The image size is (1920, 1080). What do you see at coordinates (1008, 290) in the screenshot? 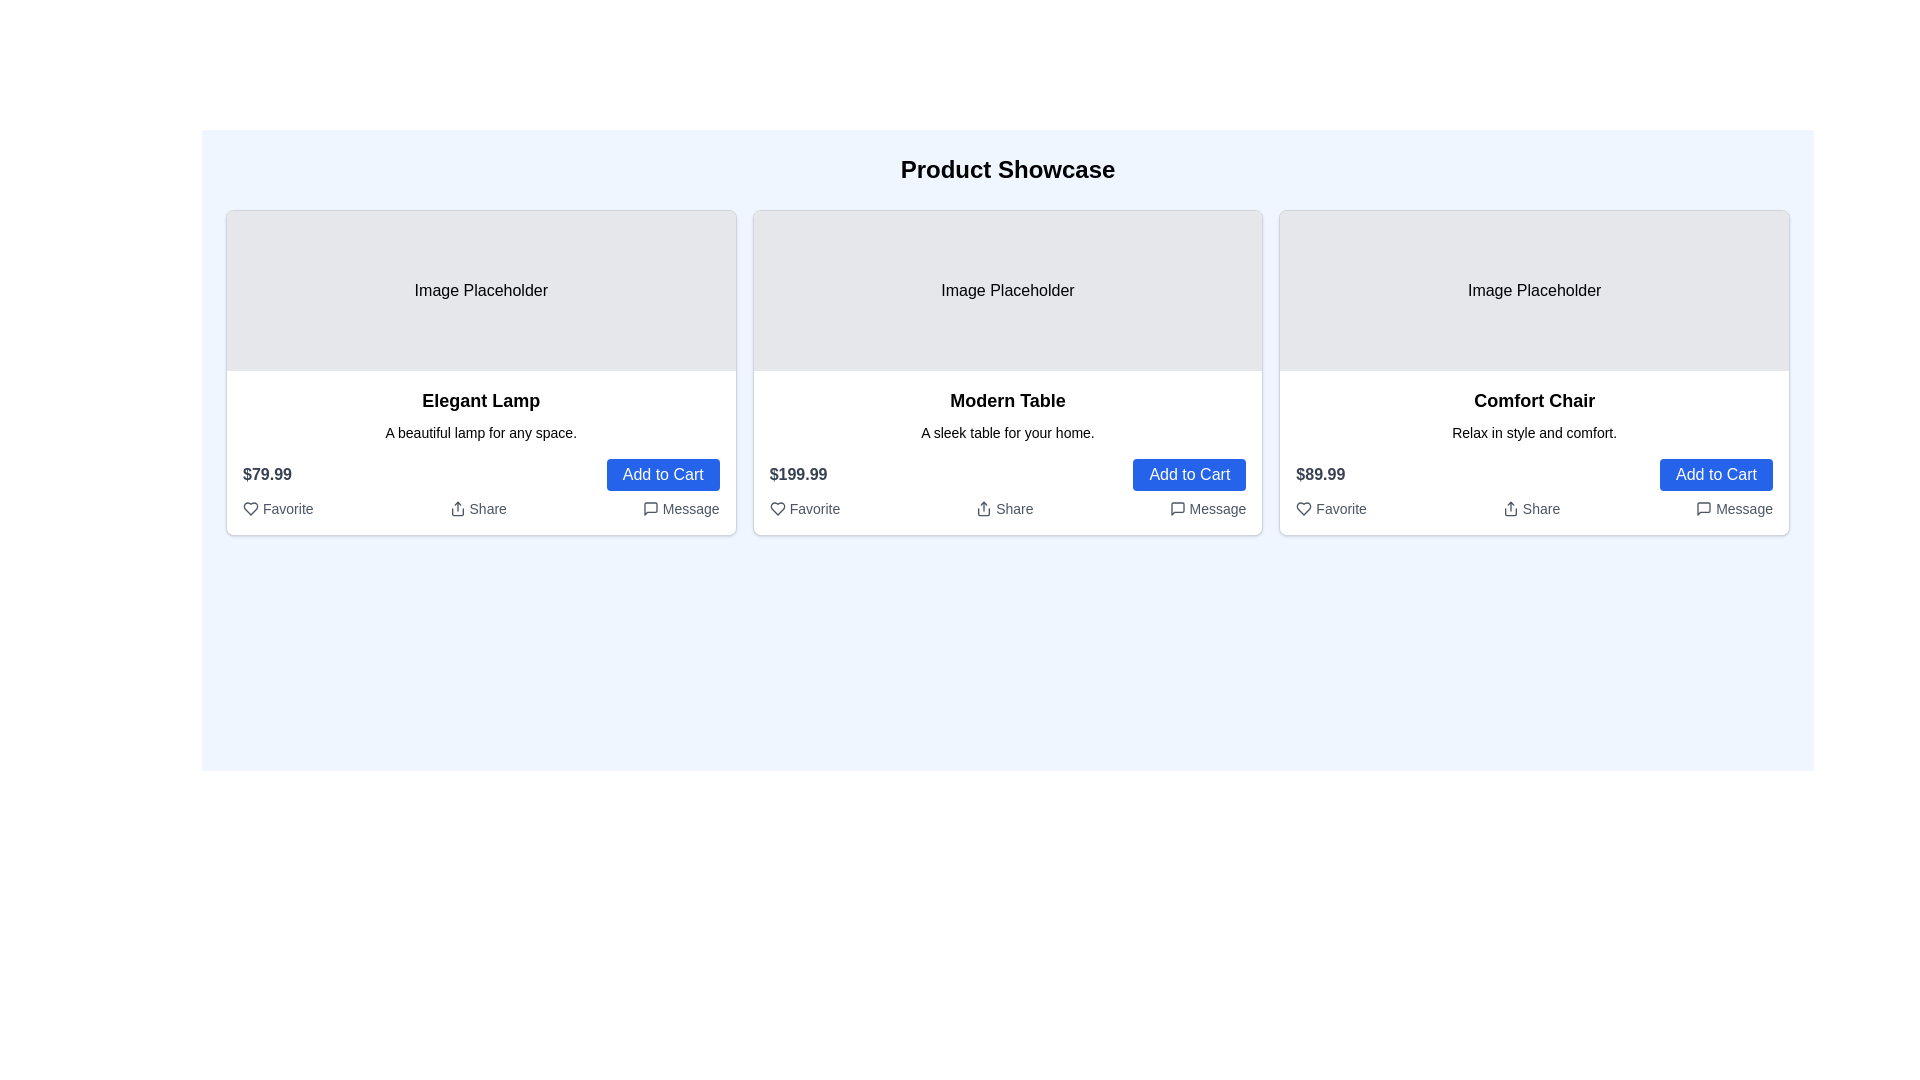
I see `the Text label that serves as a placeholder for an image above the product name 'Modern Table' in the middle panel of the layout` at bounding box center [1008, 290].